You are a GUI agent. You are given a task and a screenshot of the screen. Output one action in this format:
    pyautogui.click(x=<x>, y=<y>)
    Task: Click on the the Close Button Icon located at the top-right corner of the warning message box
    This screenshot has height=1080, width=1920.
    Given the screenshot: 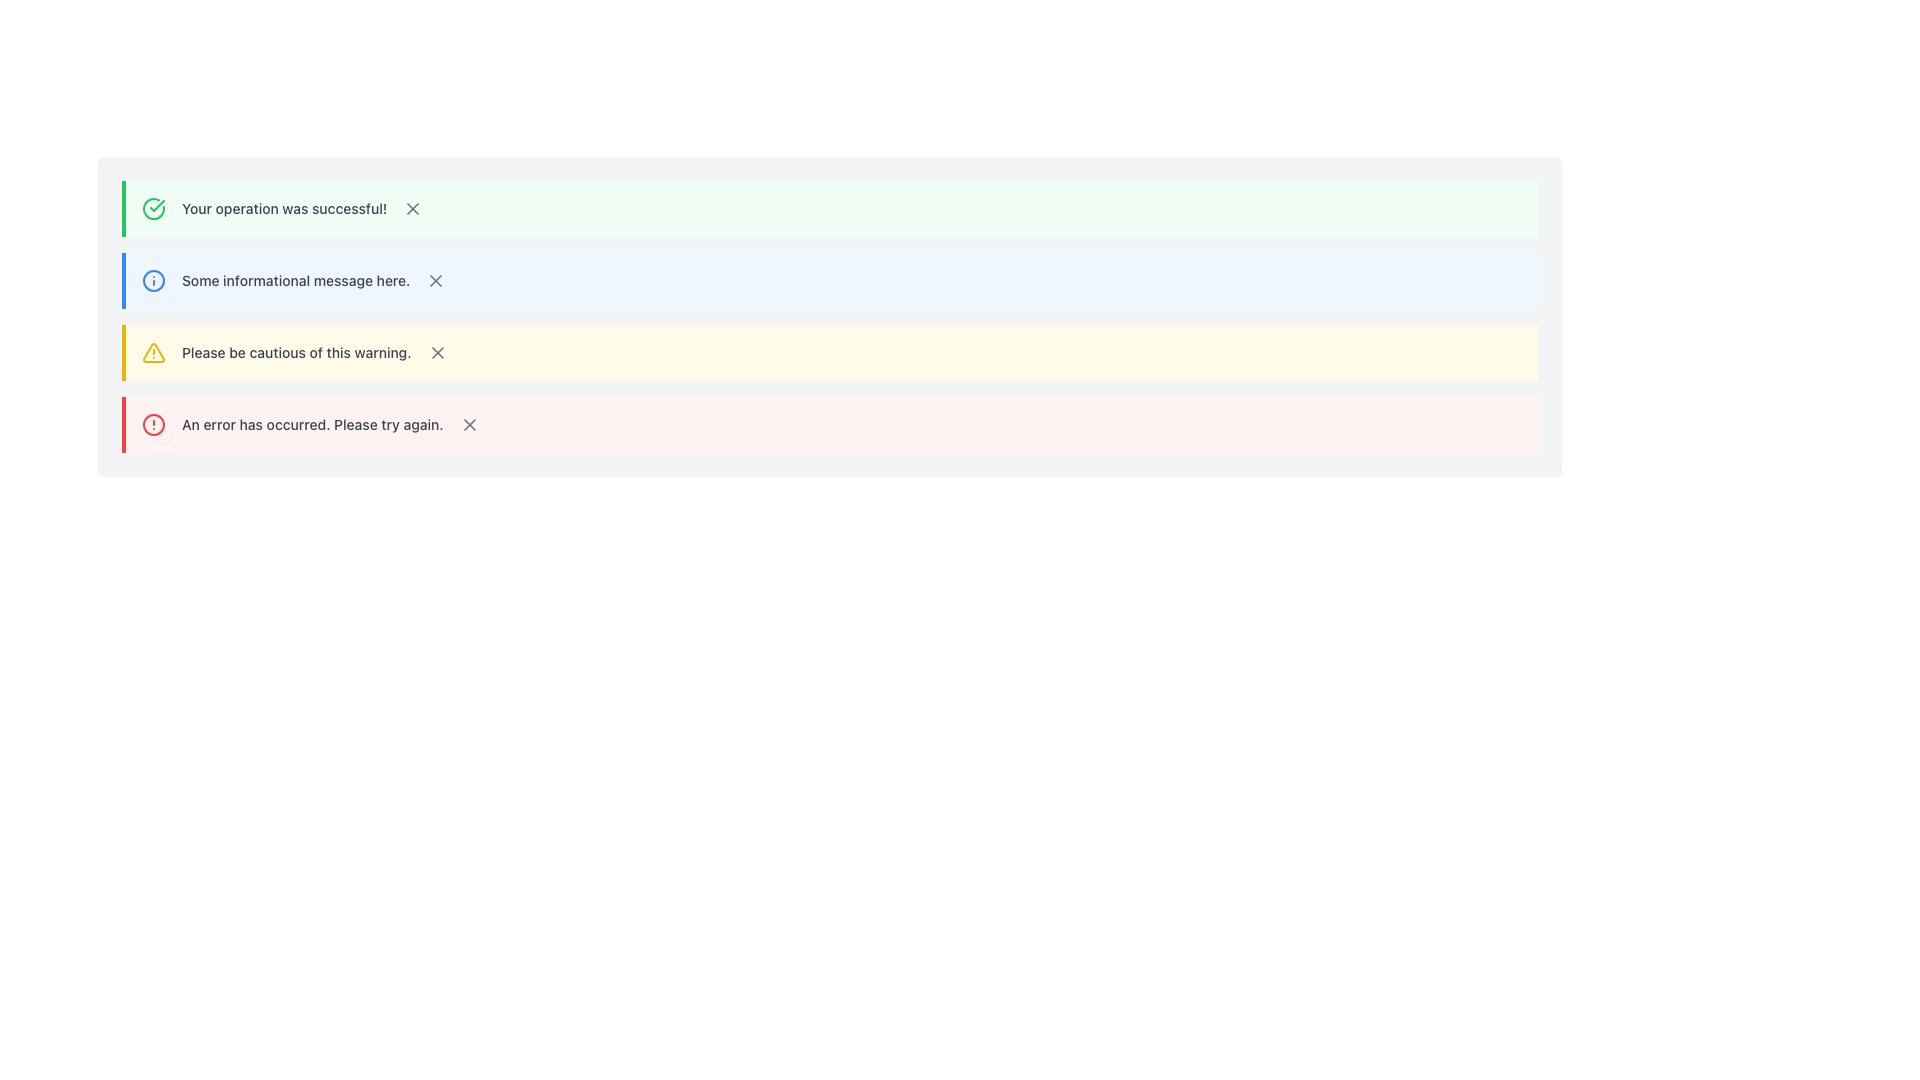 What is the action you would take?
    pyautogui.click(x=436, y=352)
    